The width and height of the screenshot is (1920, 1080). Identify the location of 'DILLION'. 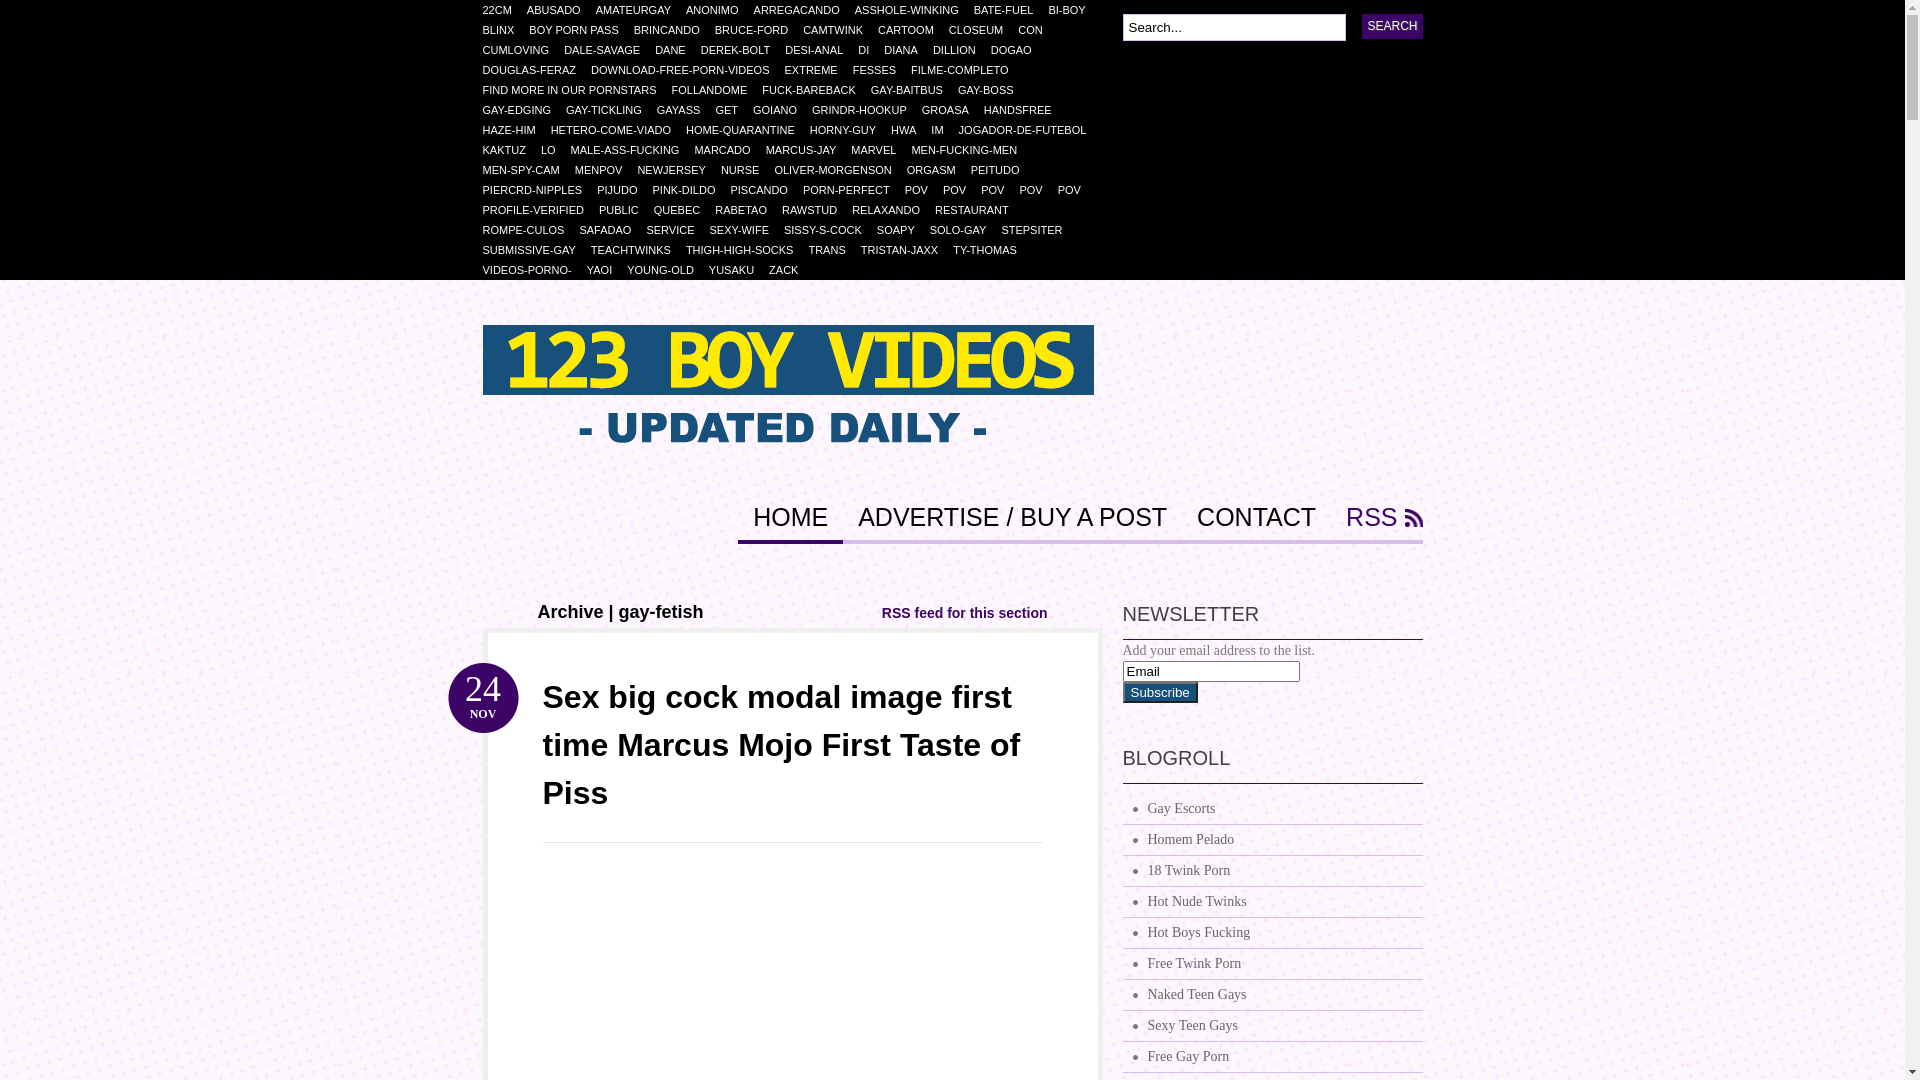
(961, 49).